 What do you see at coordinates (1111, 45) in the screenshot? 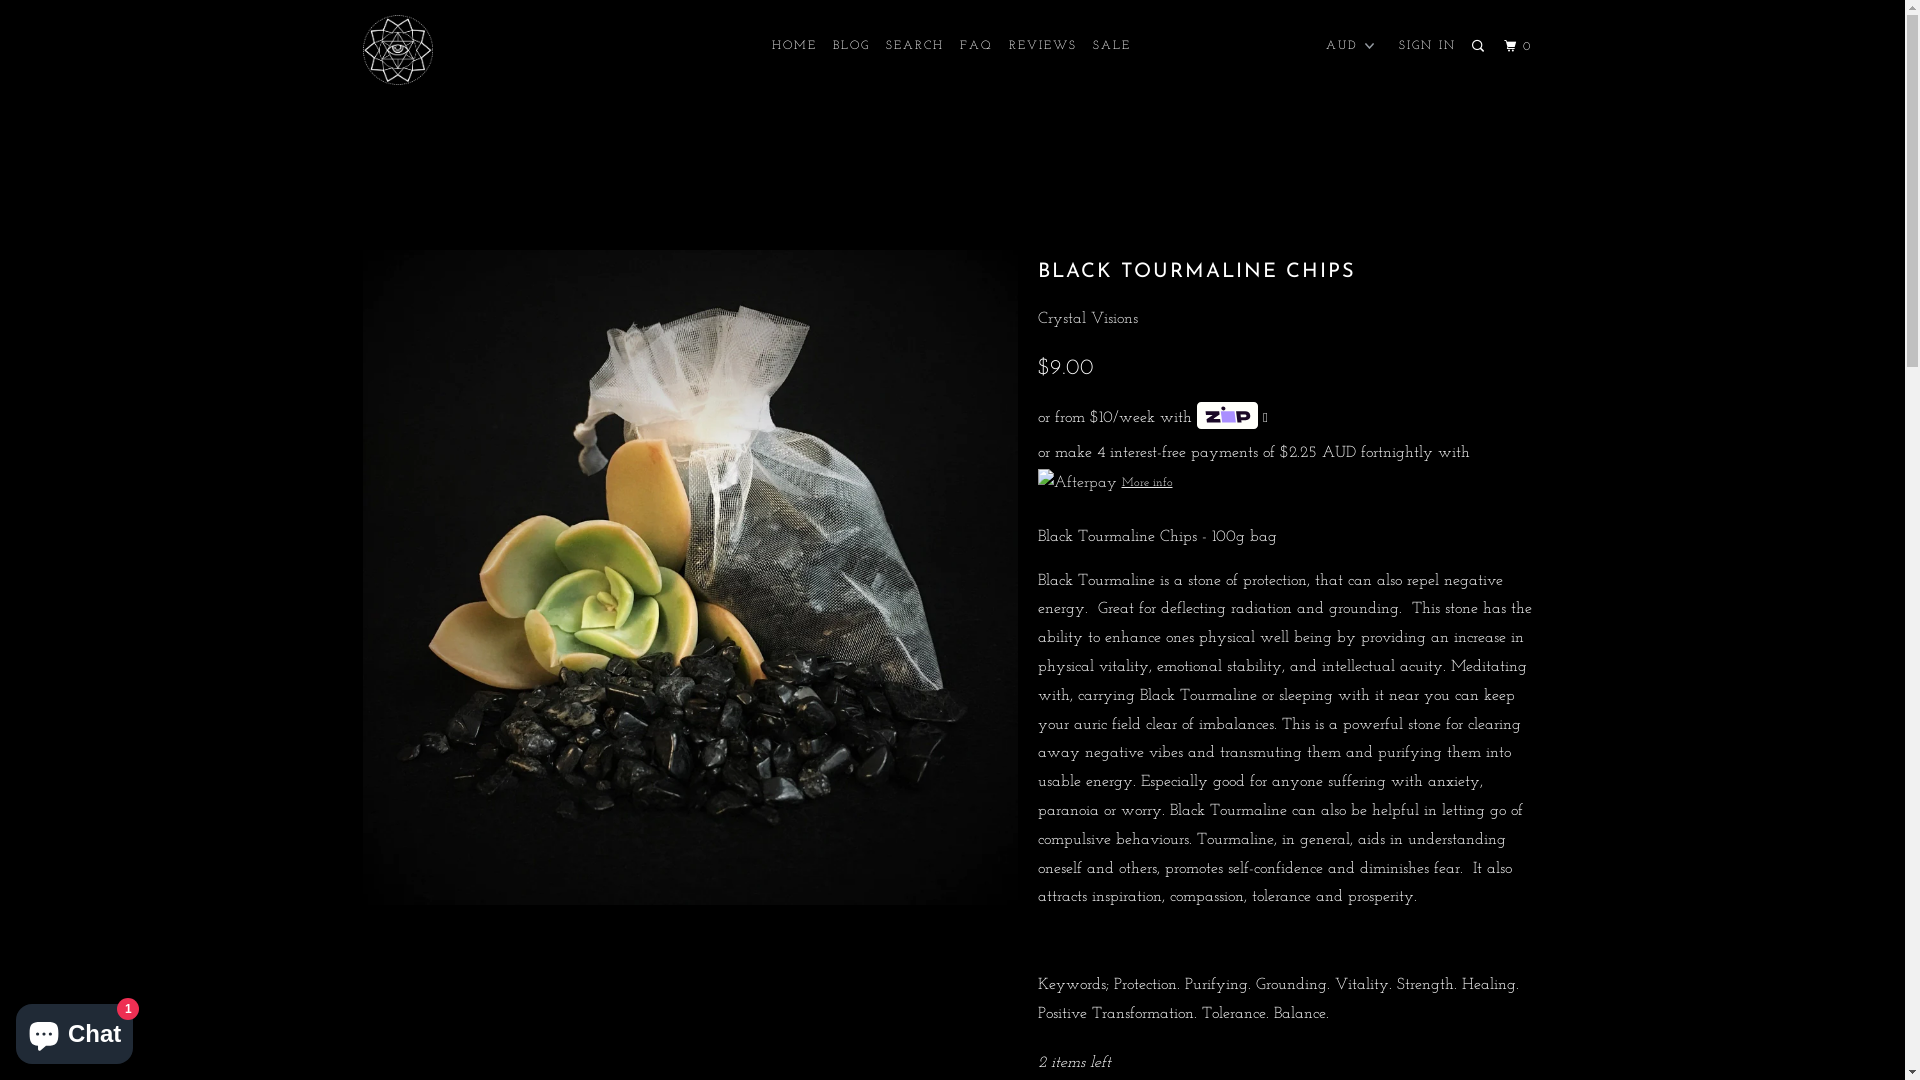
I see `'SALE'` at bounding box center [1111, 45].